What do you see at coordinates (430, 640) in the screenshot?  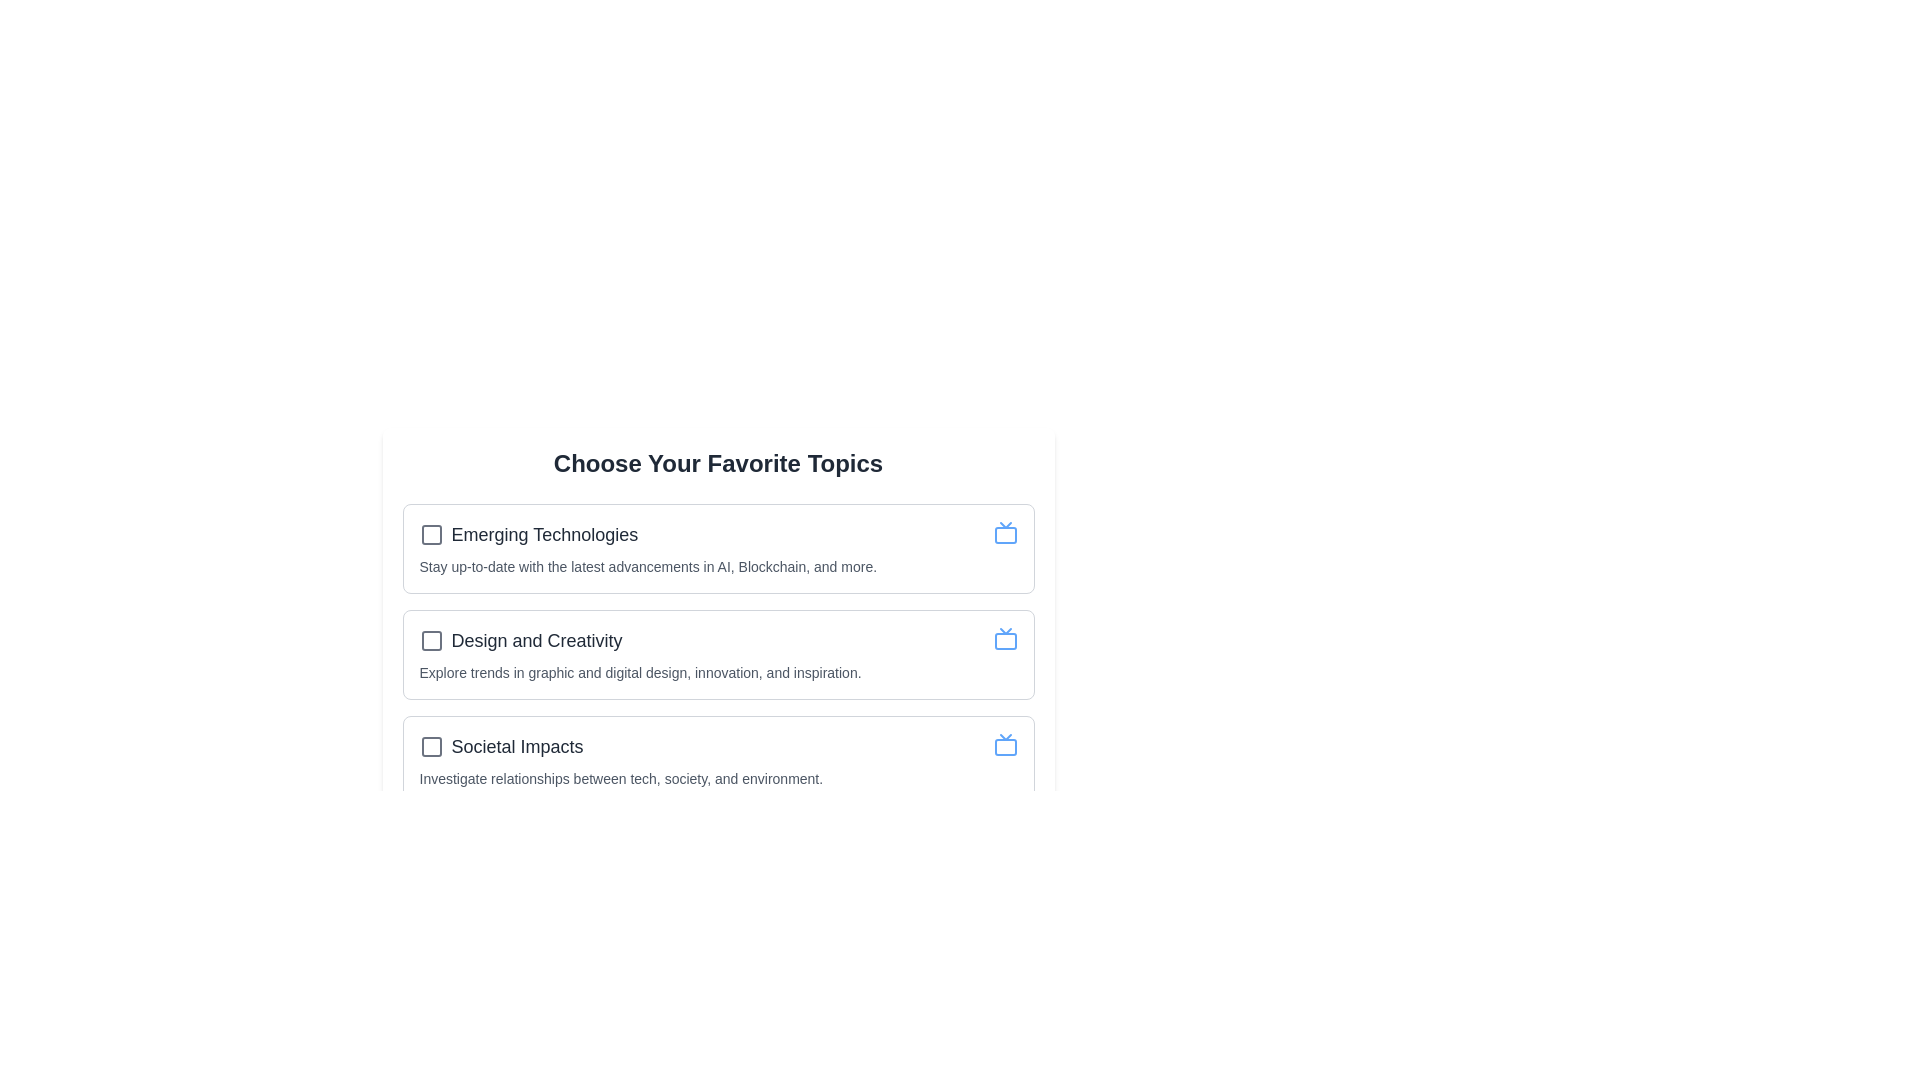 I see `the square checkbox icon associated with the 'Design and Creativity' row` at bounding box center [430, 640].